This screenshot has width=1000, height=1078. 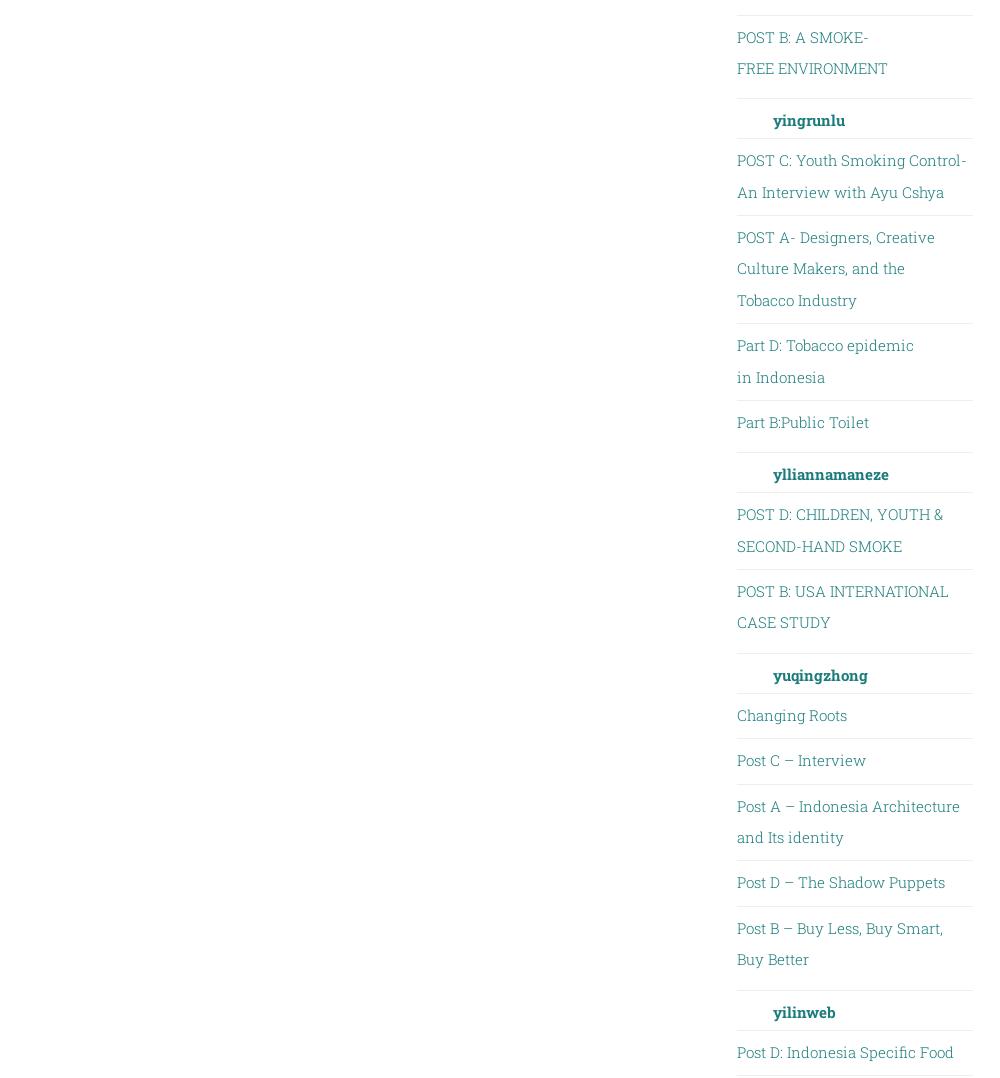 What do you see at coordinates (850, 174) in the screenshot?
I see `'POST C: Youth Smoking Control- An Interview with Ayu Cshya'` at bounding box center [850, 174].